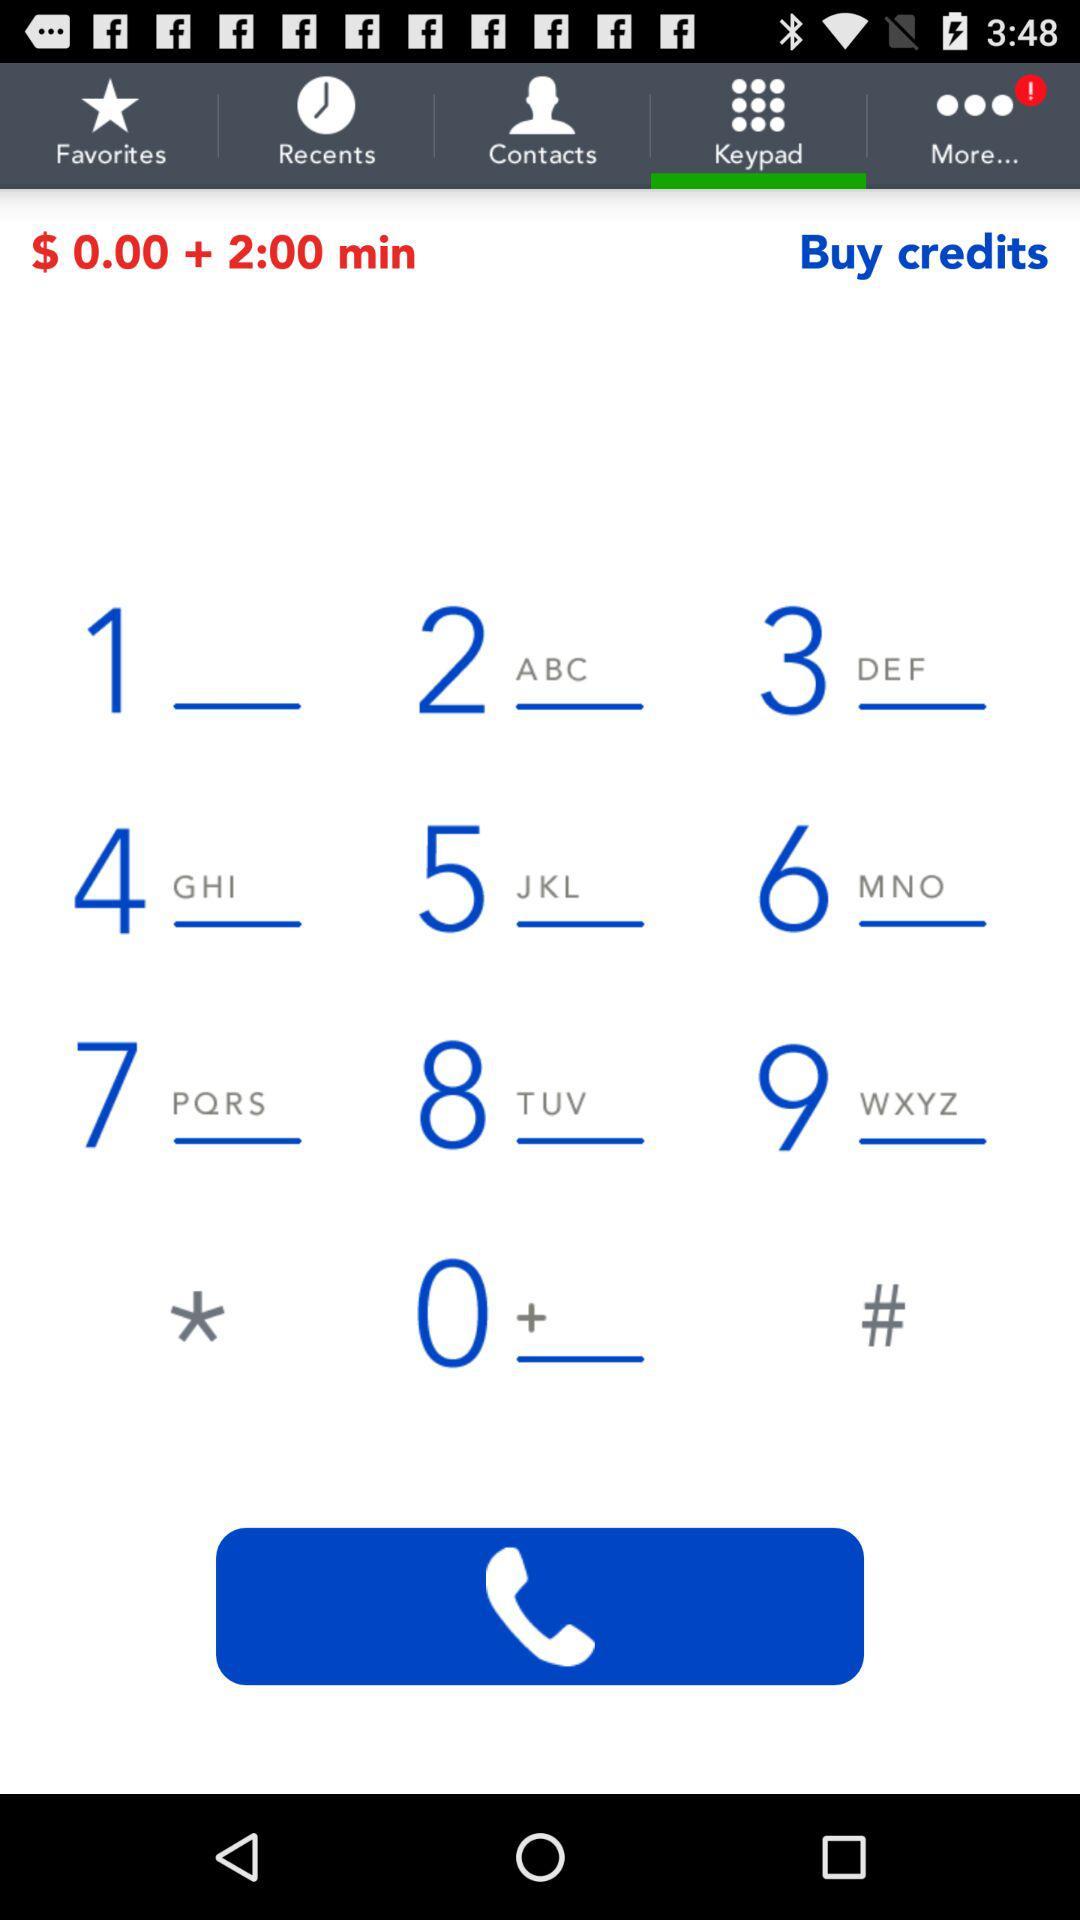 This screenshot has width=1080, height=1920. I want to click on icon next to the buy credits item, so click(414, 251).